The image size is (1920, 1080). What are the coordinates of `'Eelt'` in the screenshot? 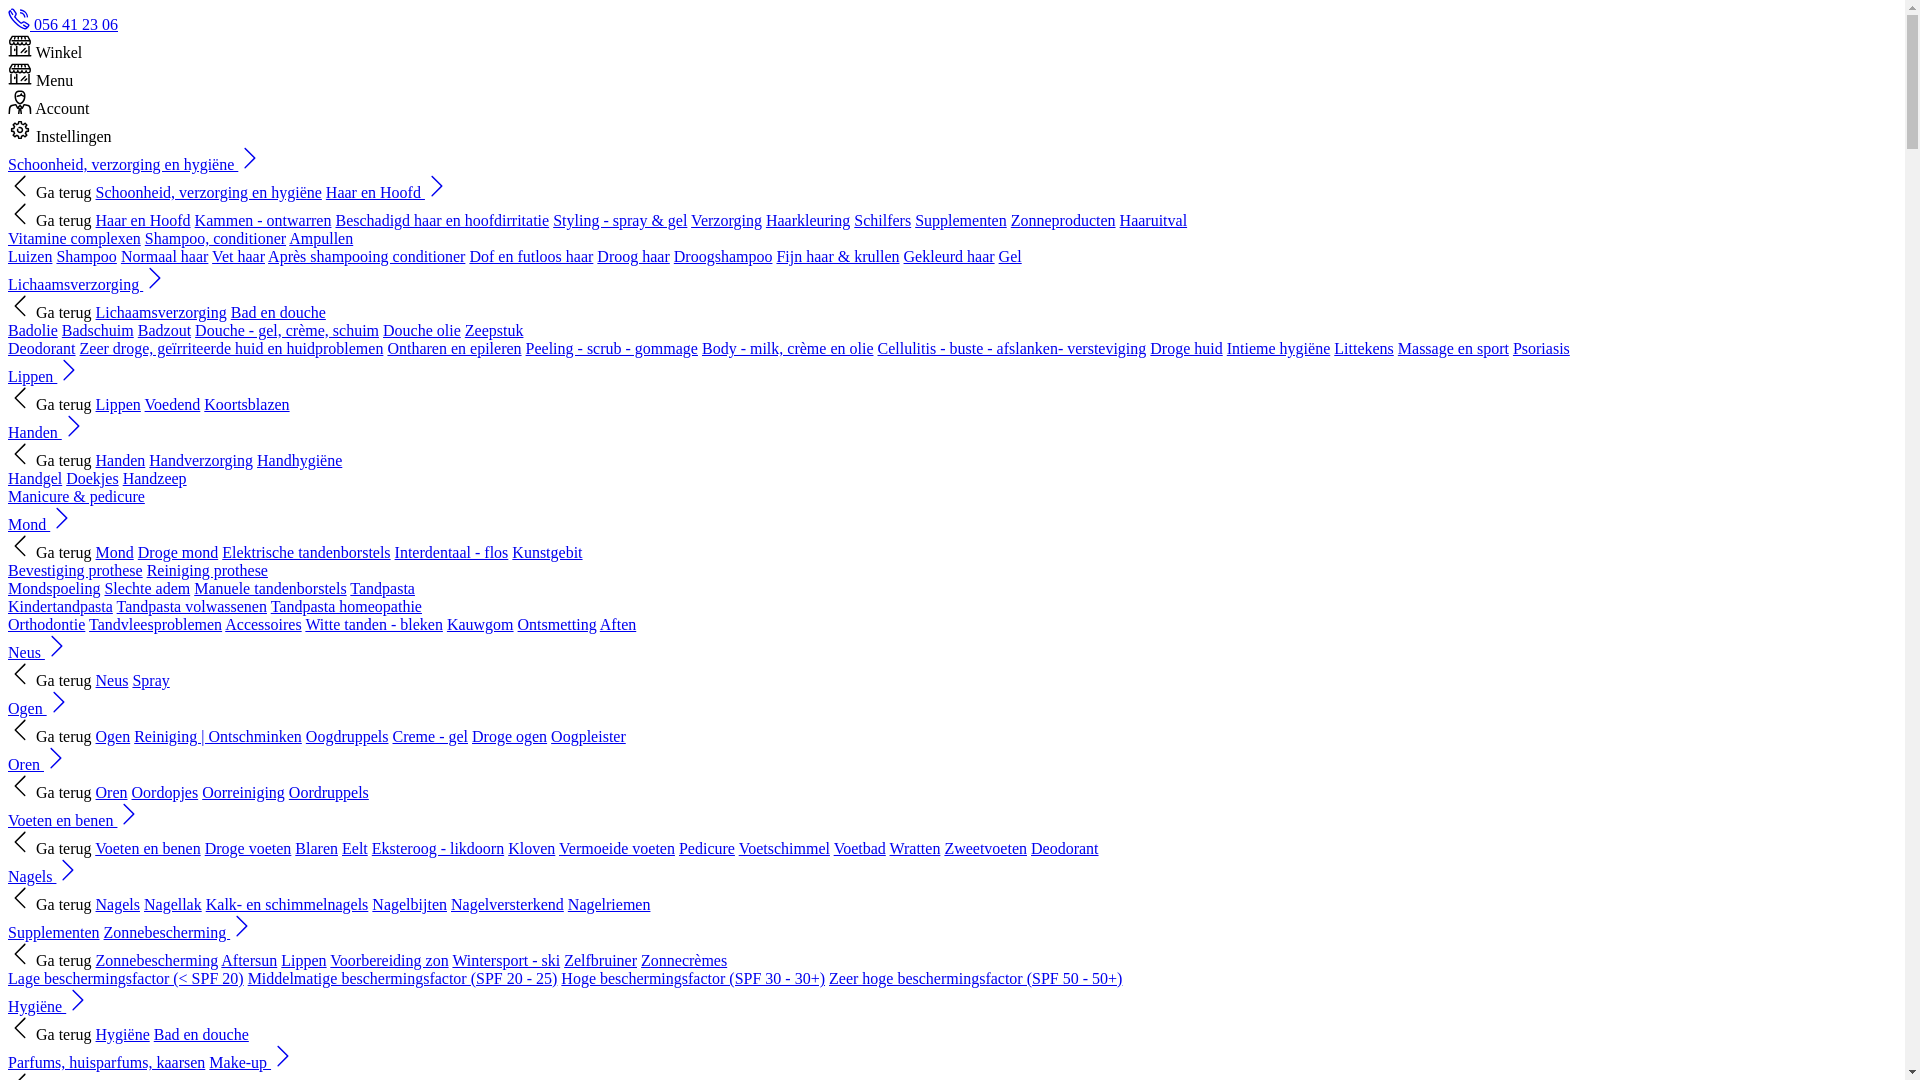 It's located at (355, 848).